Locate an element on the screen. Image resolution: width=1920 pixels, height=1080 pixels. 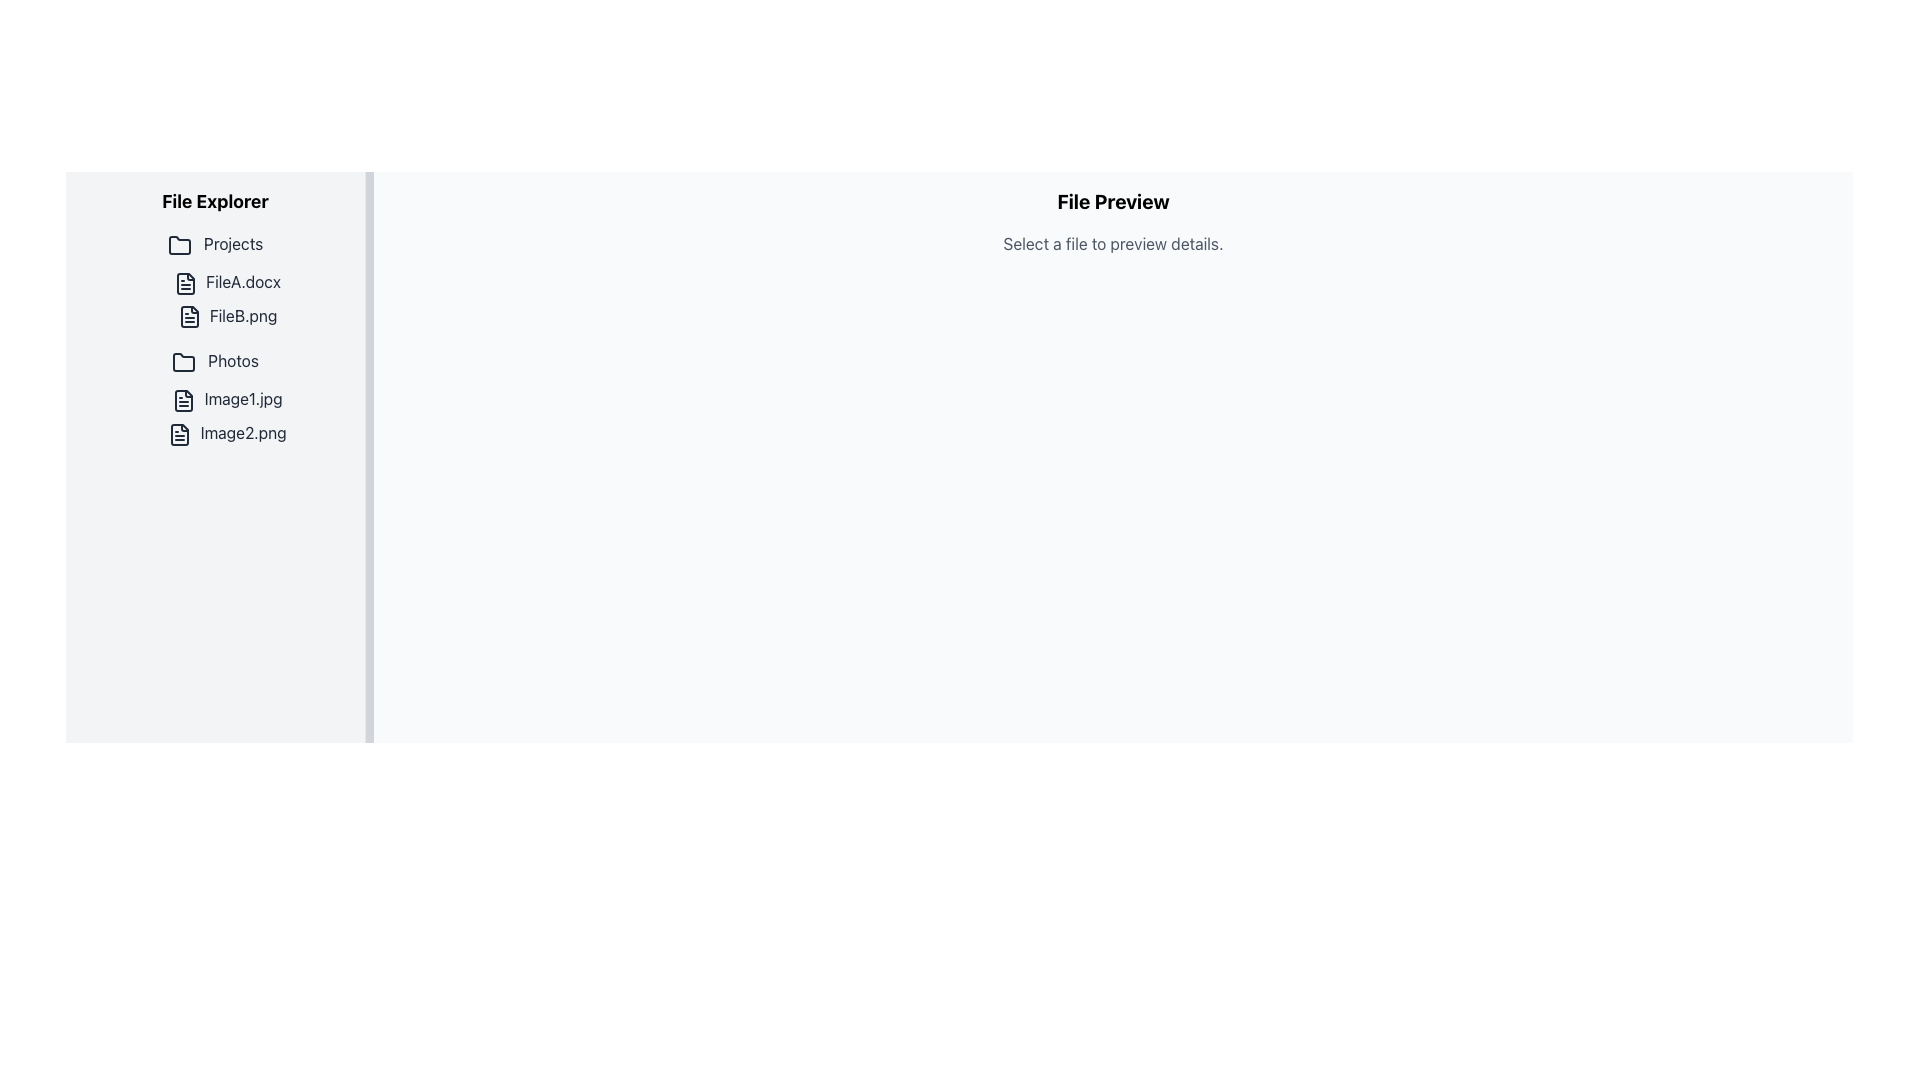
the document icon located in the 'File Explorer' section to interact with the file 'Image1.jpg' is located at coordinates (184, 400).